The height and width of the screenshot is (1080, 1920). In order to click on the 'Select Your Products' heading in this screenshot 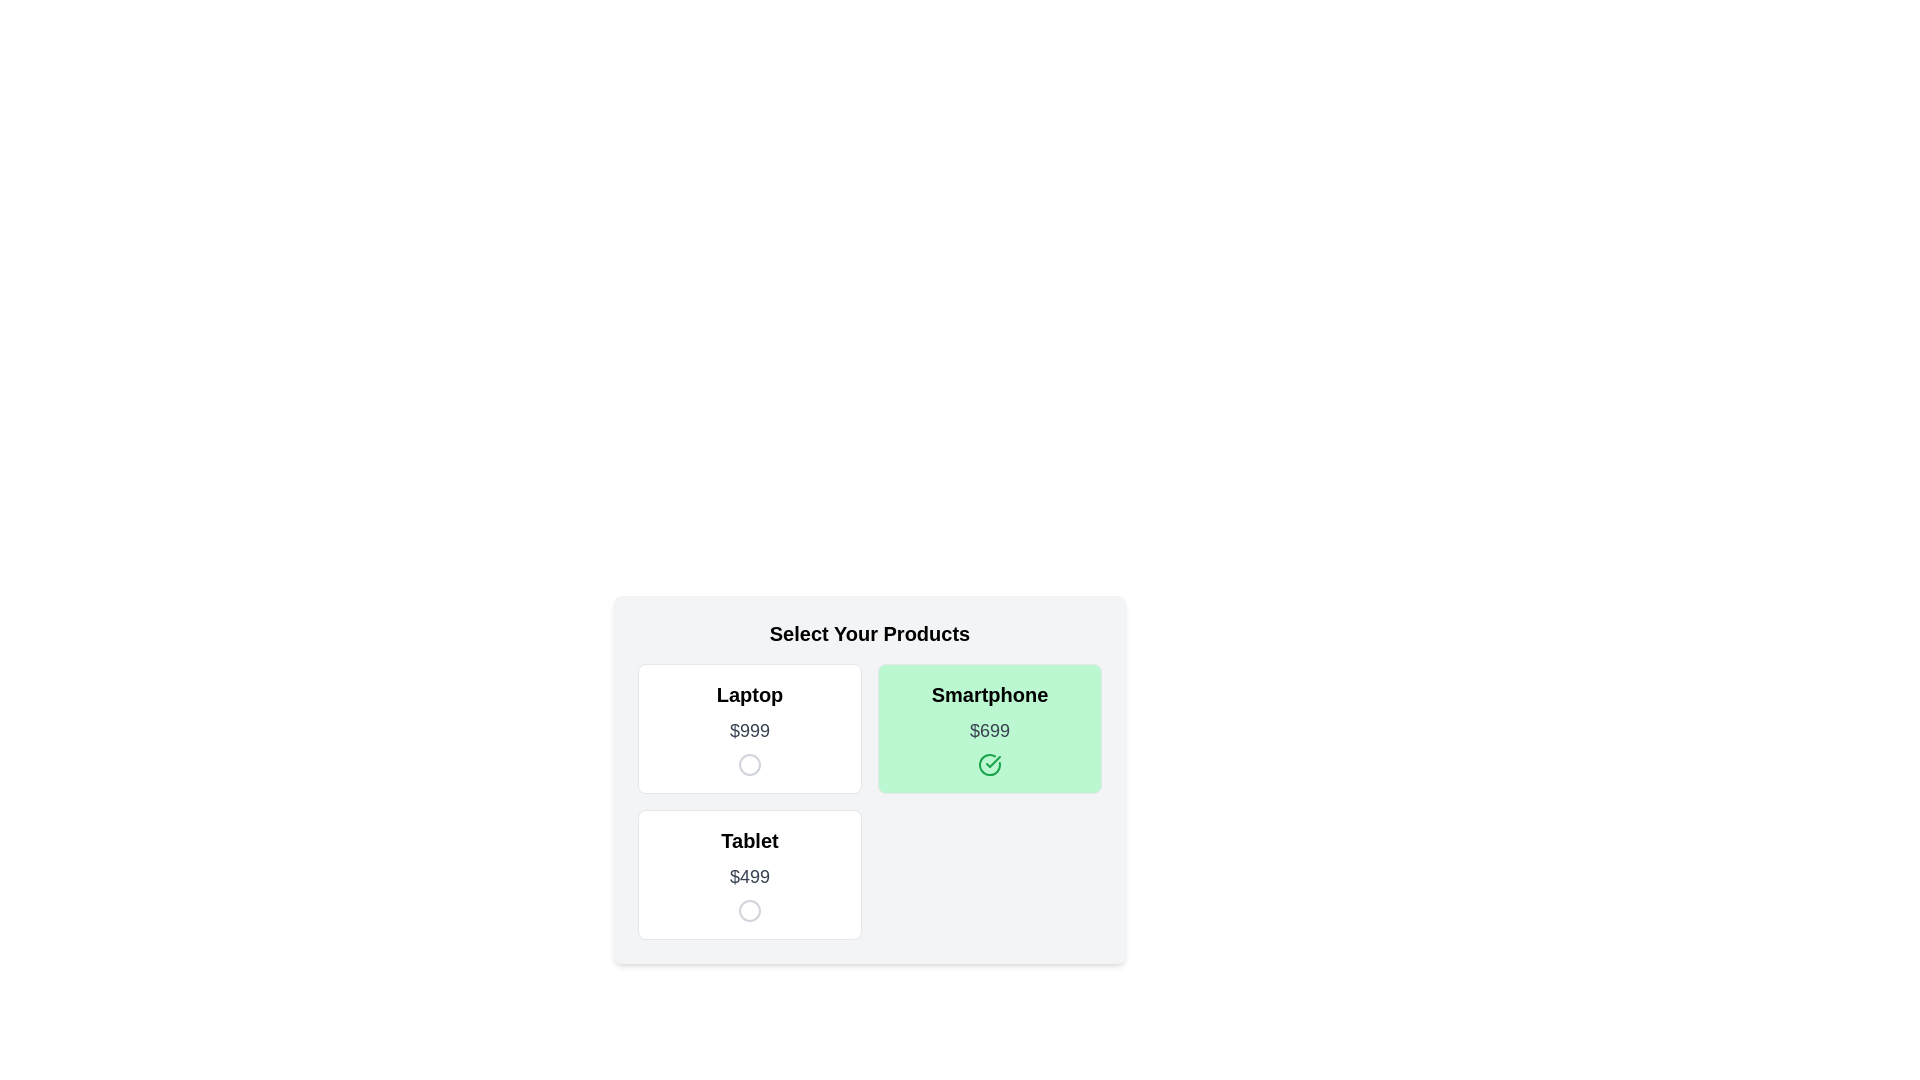, I will do `click(869, 633)`.